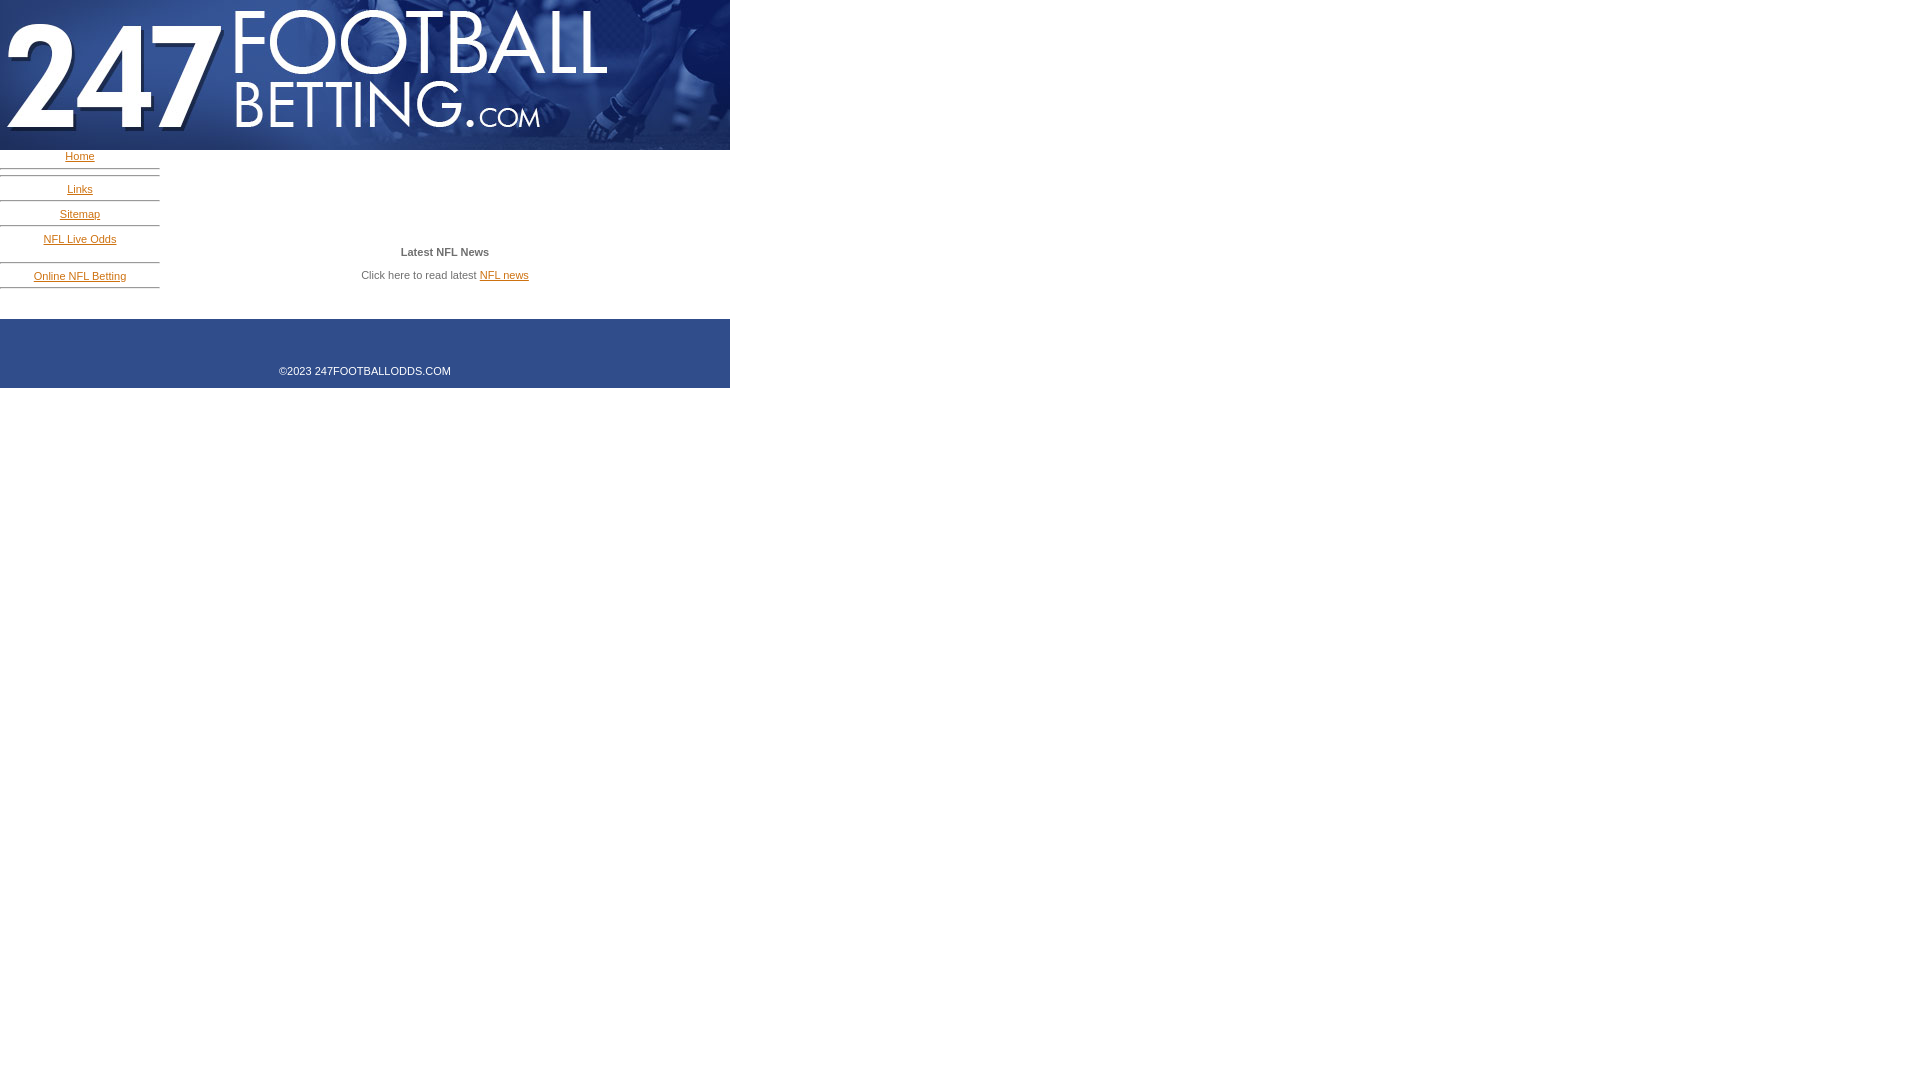 The width and height of the screenshot is (1920, 1080). I want to click on 'Home', so click(79, 154).